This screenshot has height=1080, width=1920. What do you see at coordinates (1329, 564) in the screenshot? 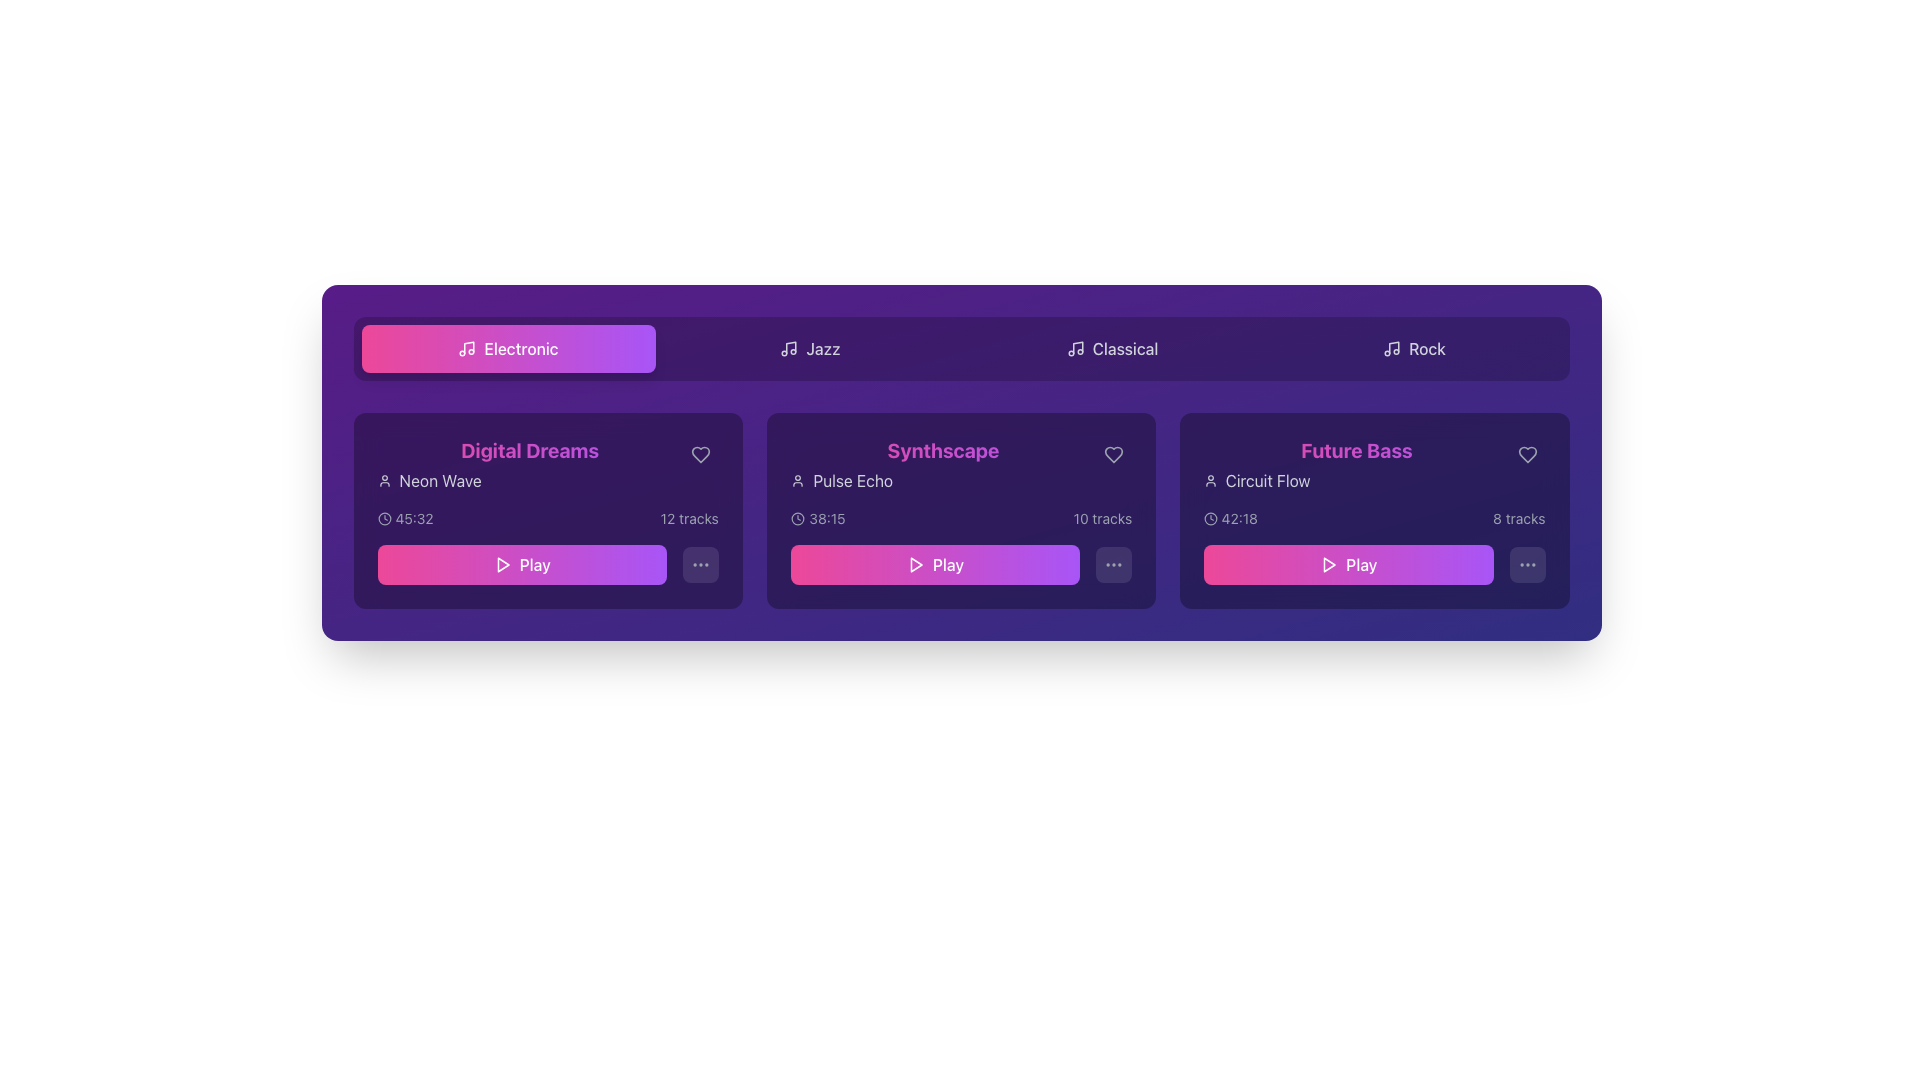
I see `the triangular play icon, styled with a gradient from magenta to purple, located at the center of the 'Play' button beneath the 'Future Bass' card` at bounding box center [1329, 564].